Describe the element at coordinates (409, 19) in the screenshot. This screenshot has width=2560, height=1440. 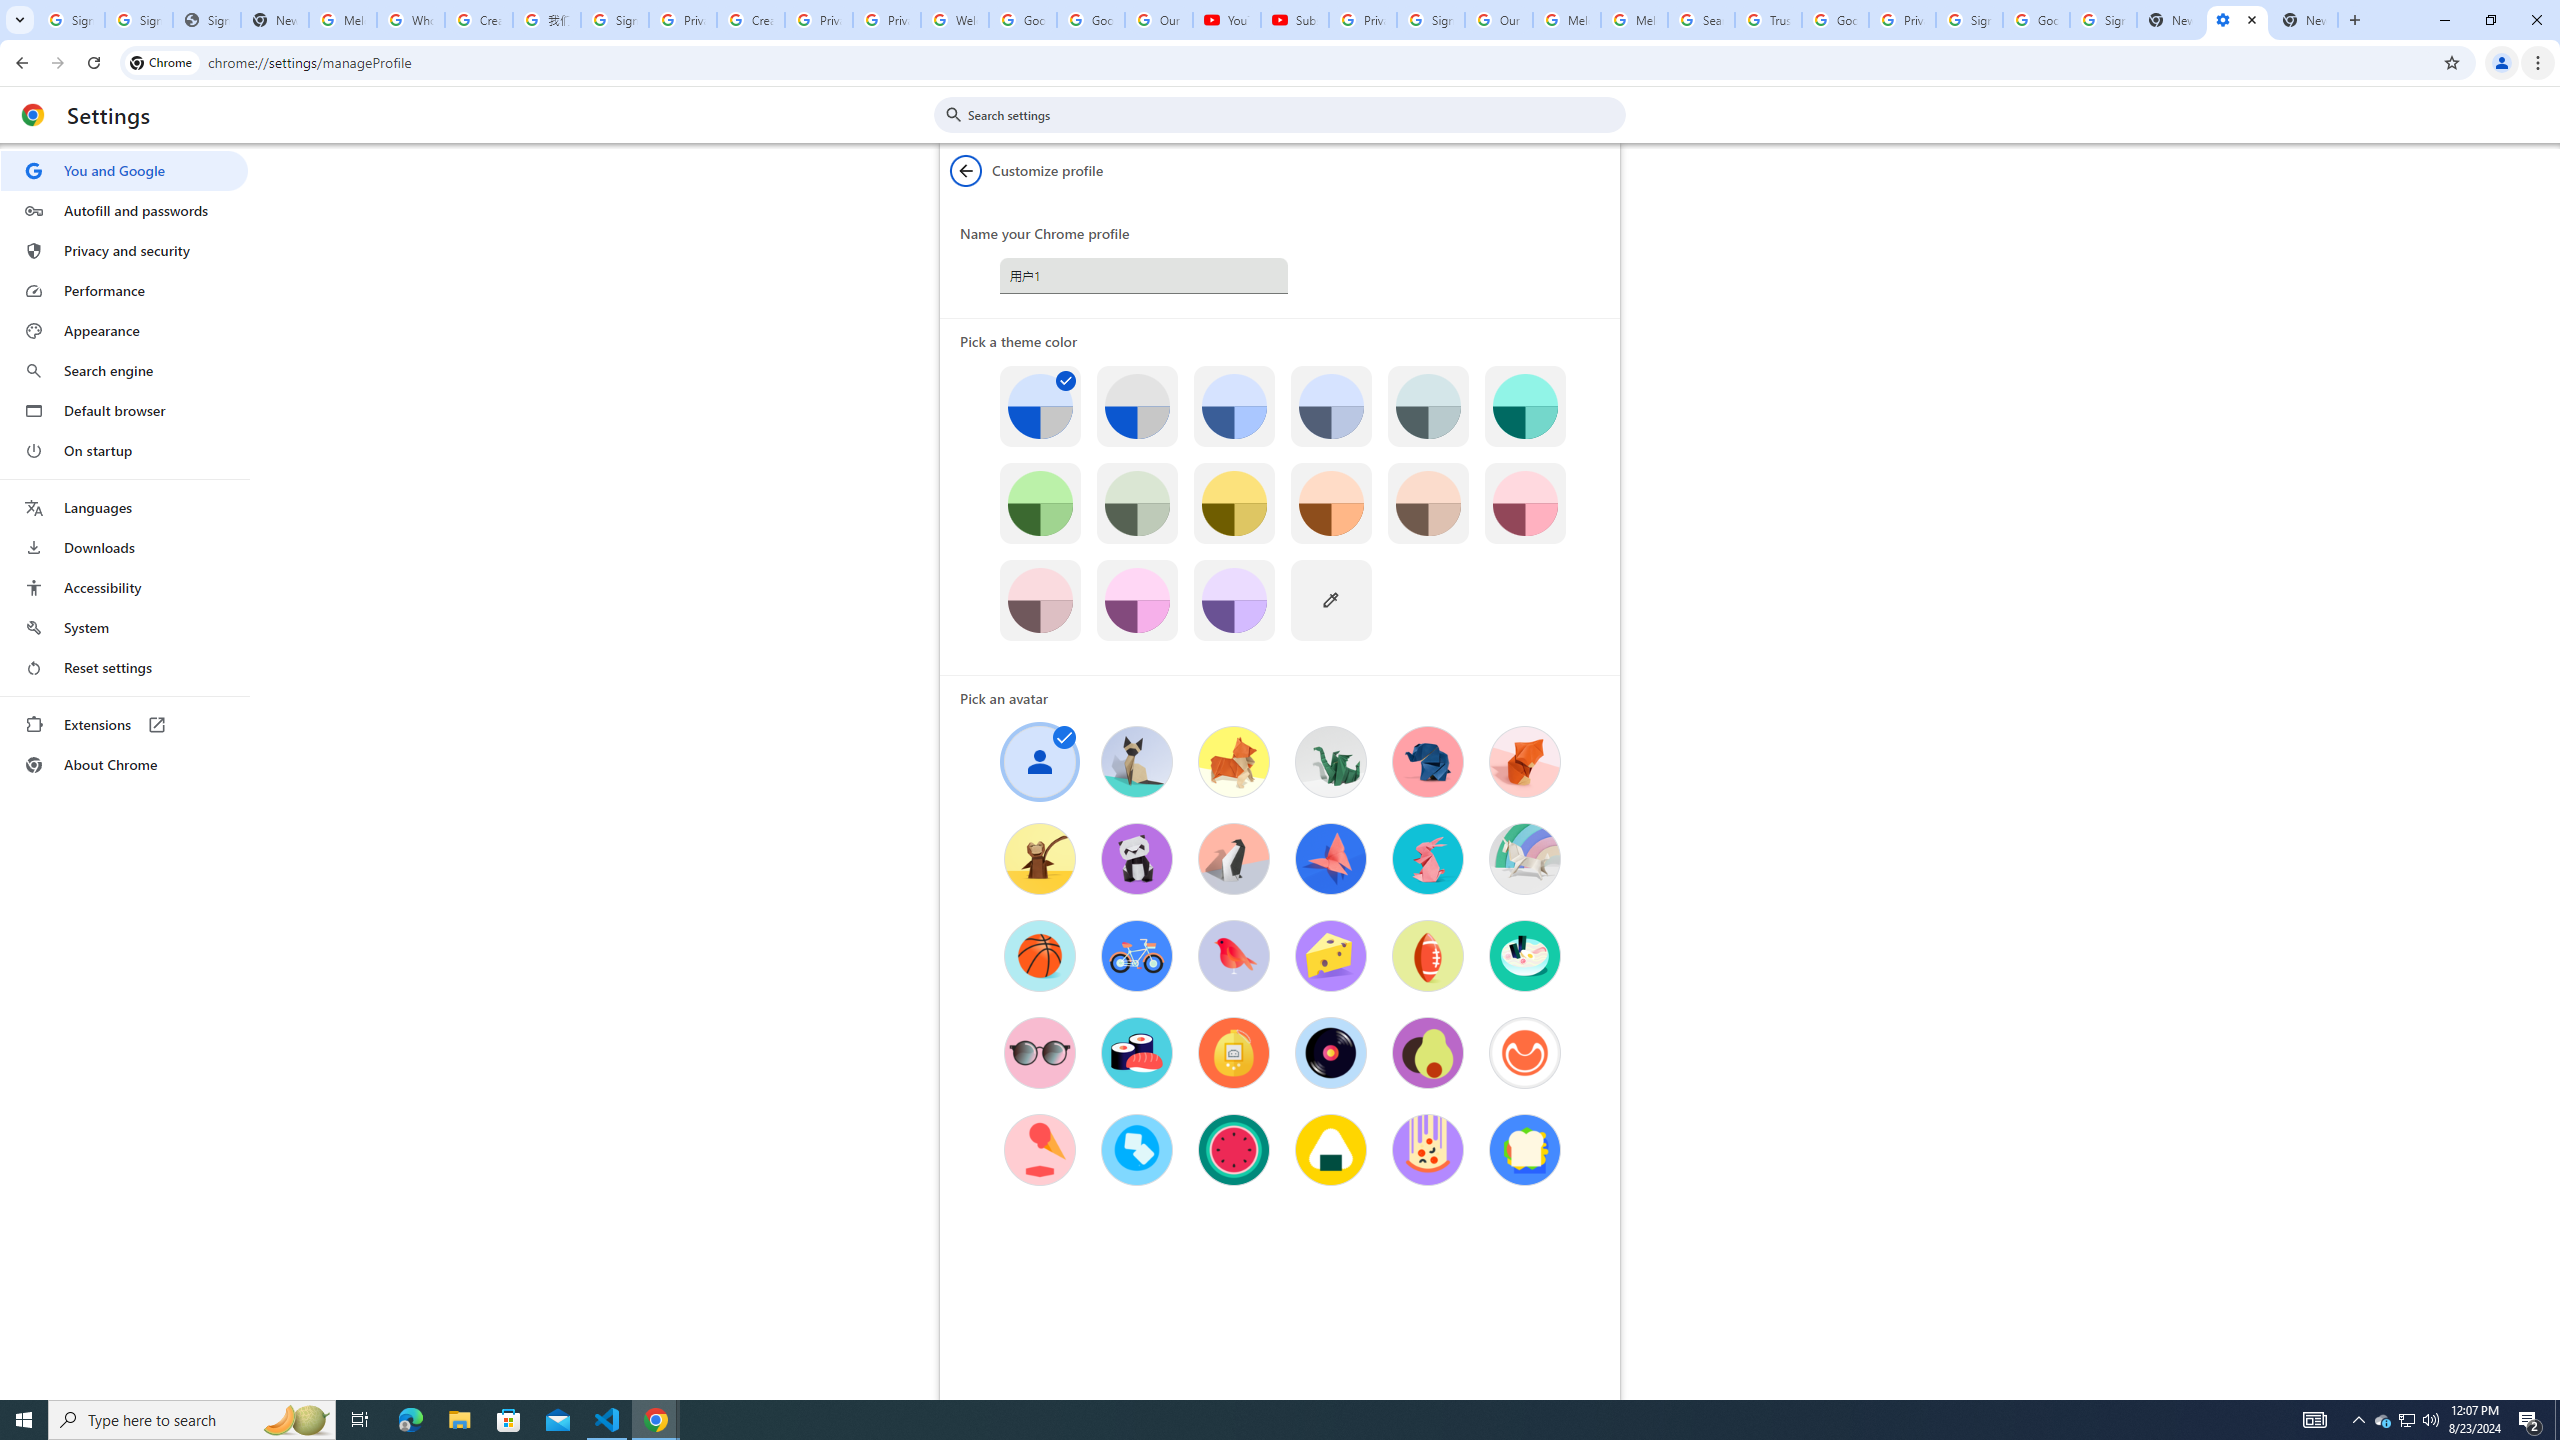
I see `'Who is my administrator? - Google Account Help'` at that location.